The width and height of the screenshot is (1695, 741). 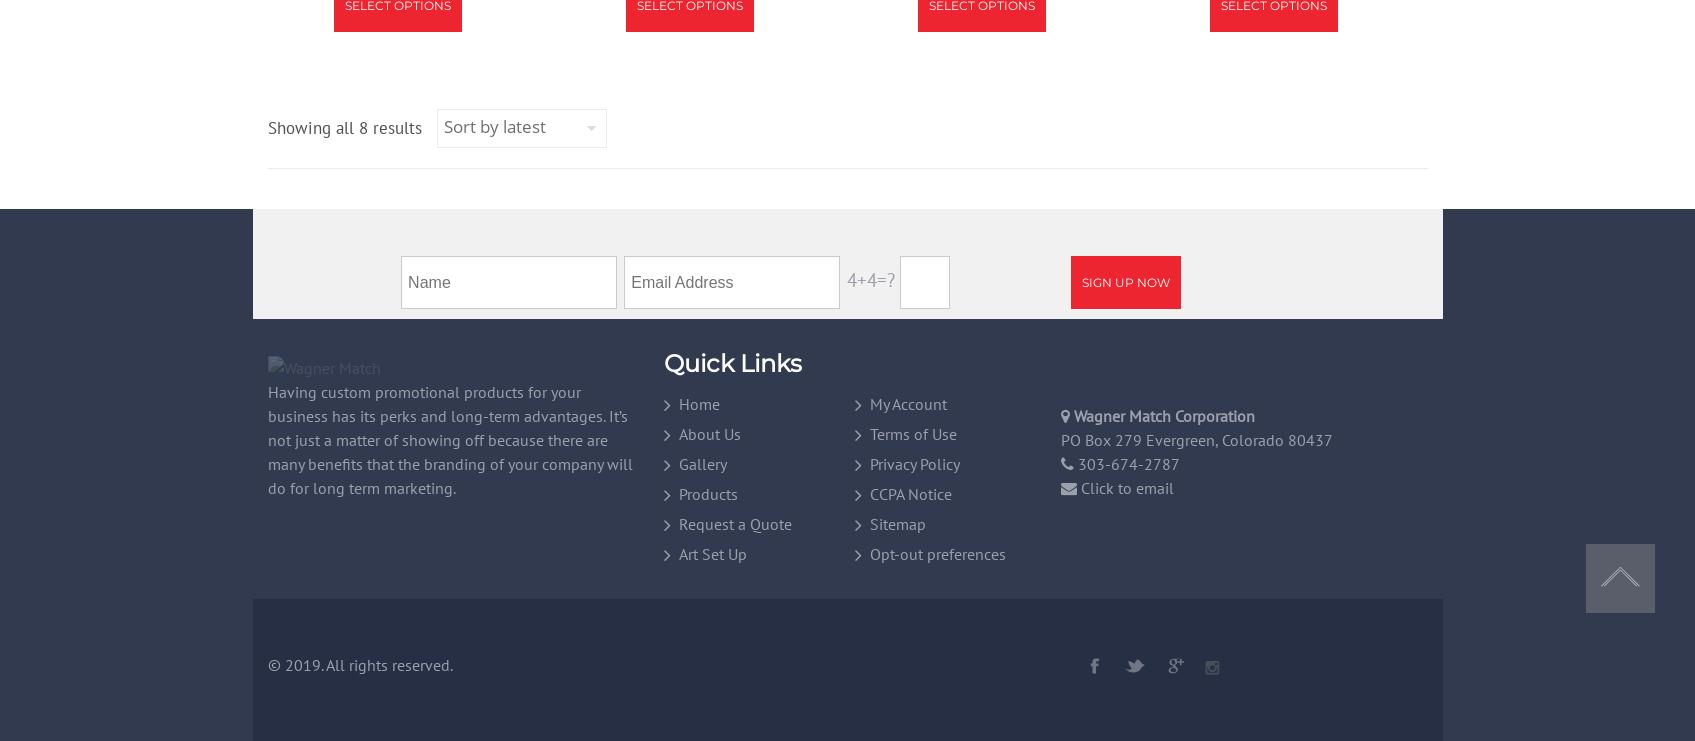 What do you see at coordinates (449, 438) in the screenshot?
I see `'Having custom promotional products for your business has its perks and long-term advantages. It’s not just a matter of showing off because there are many benefits that the branding of your company will do for long term marketing.'` at bounding box center [449, 438].